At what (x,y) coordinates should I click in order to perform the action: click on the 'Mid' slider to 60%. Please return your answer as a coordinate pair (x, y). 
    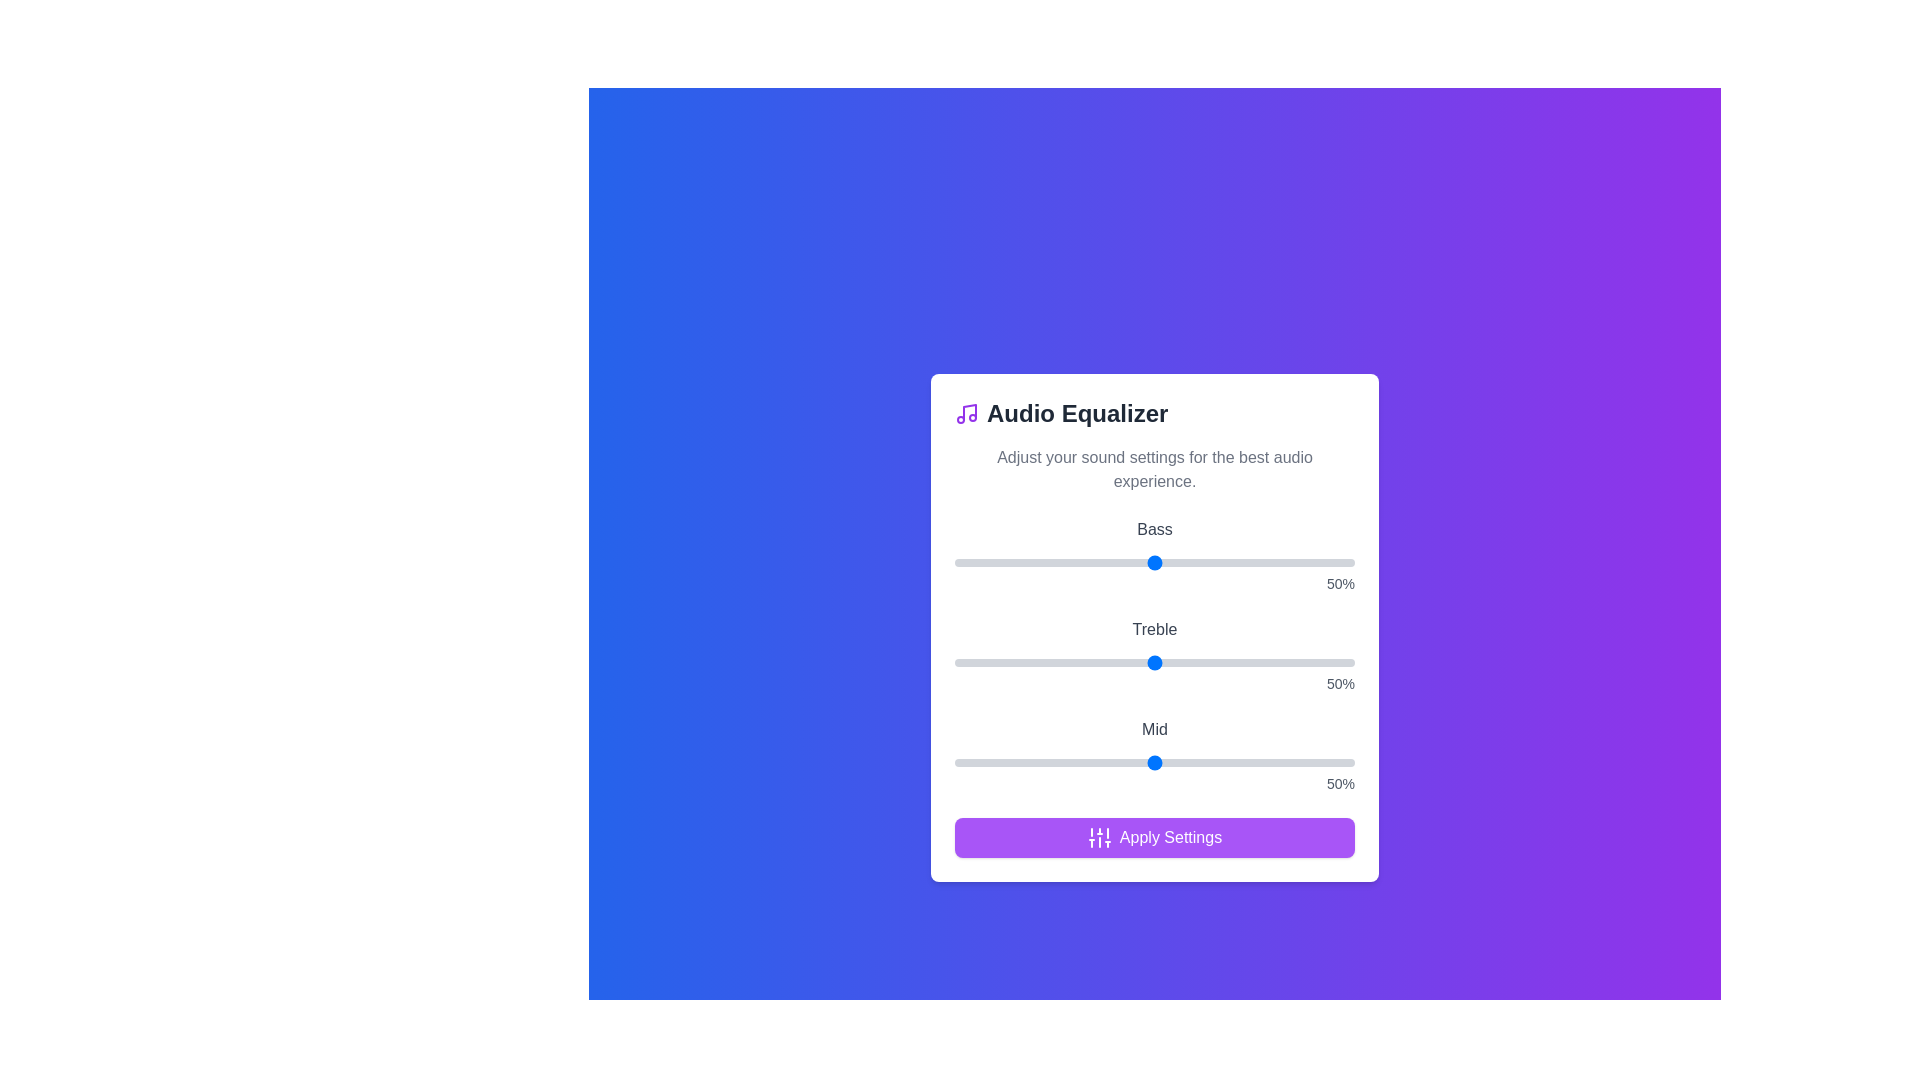
    Looking at the image, I should click on (1195, 763).